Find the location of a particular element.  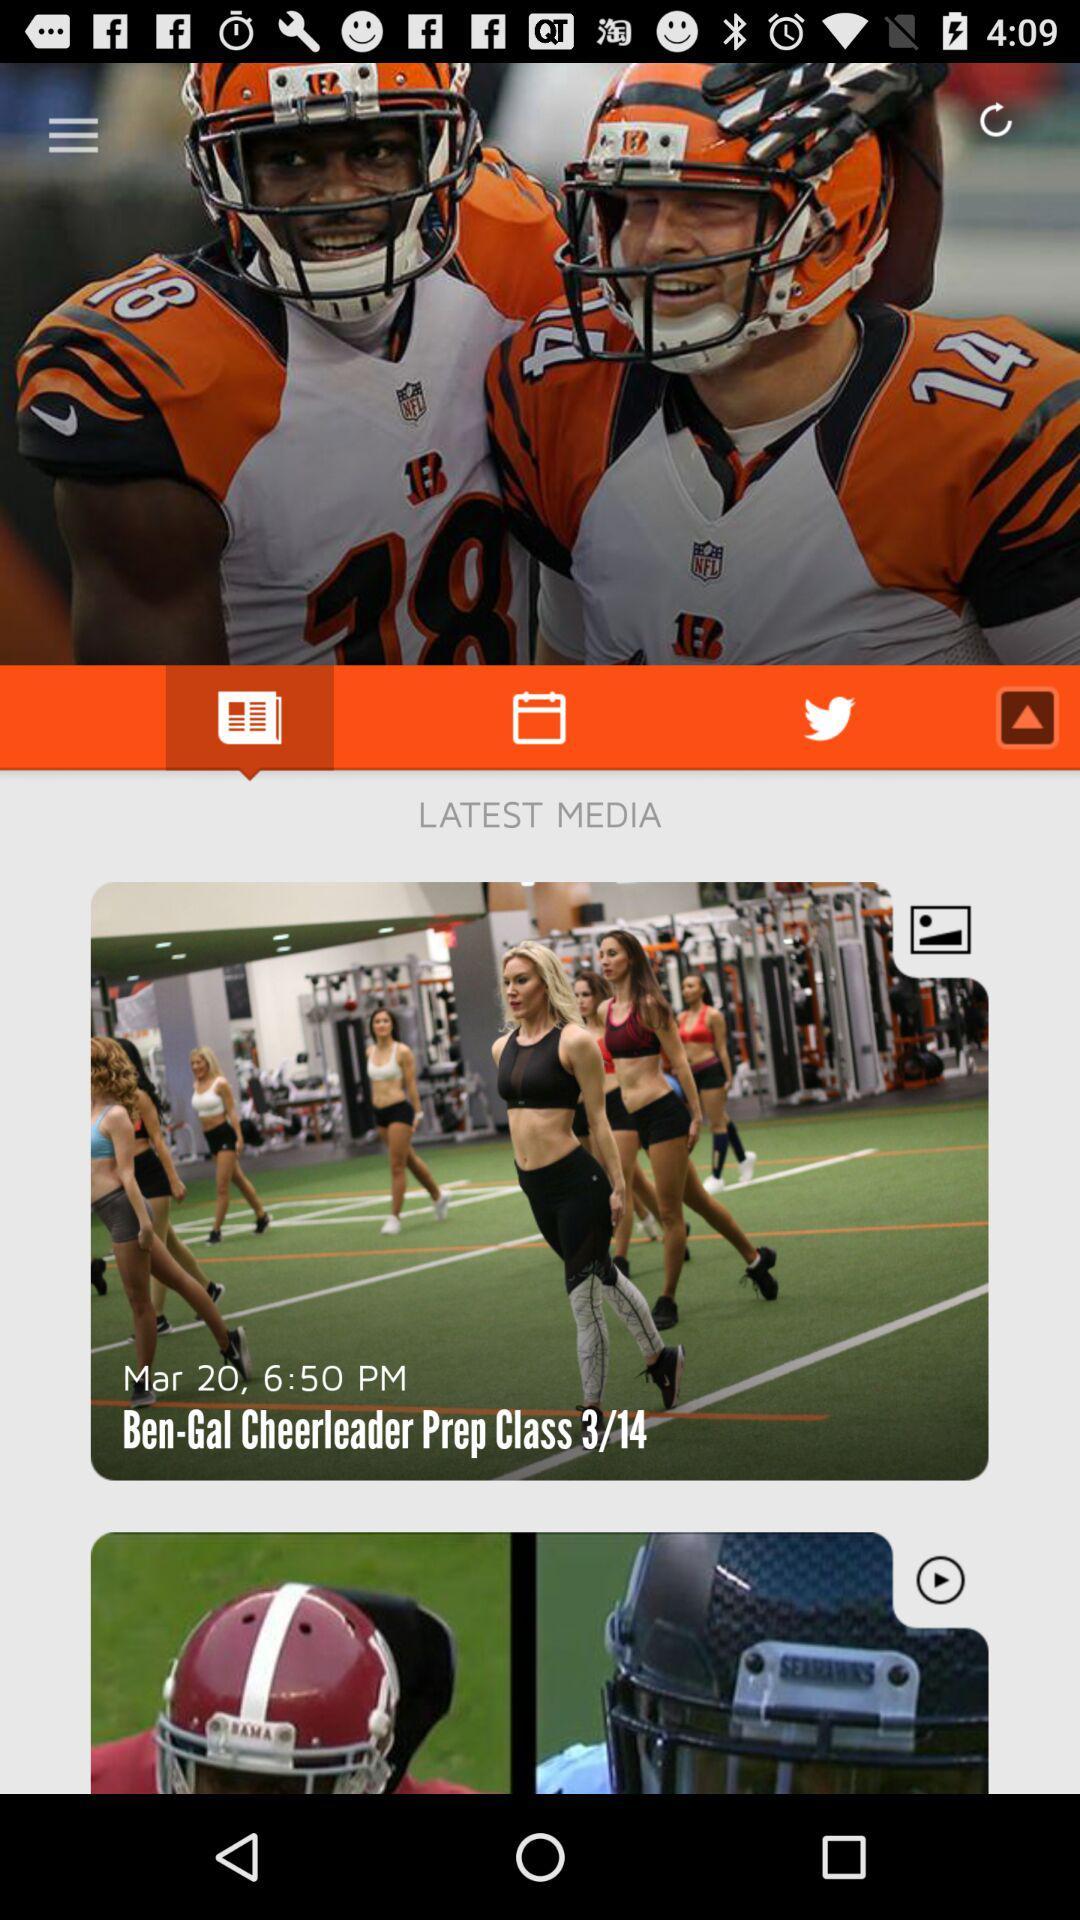

the icon below mar 20 6 icon is located at coordinates (384, 1429).